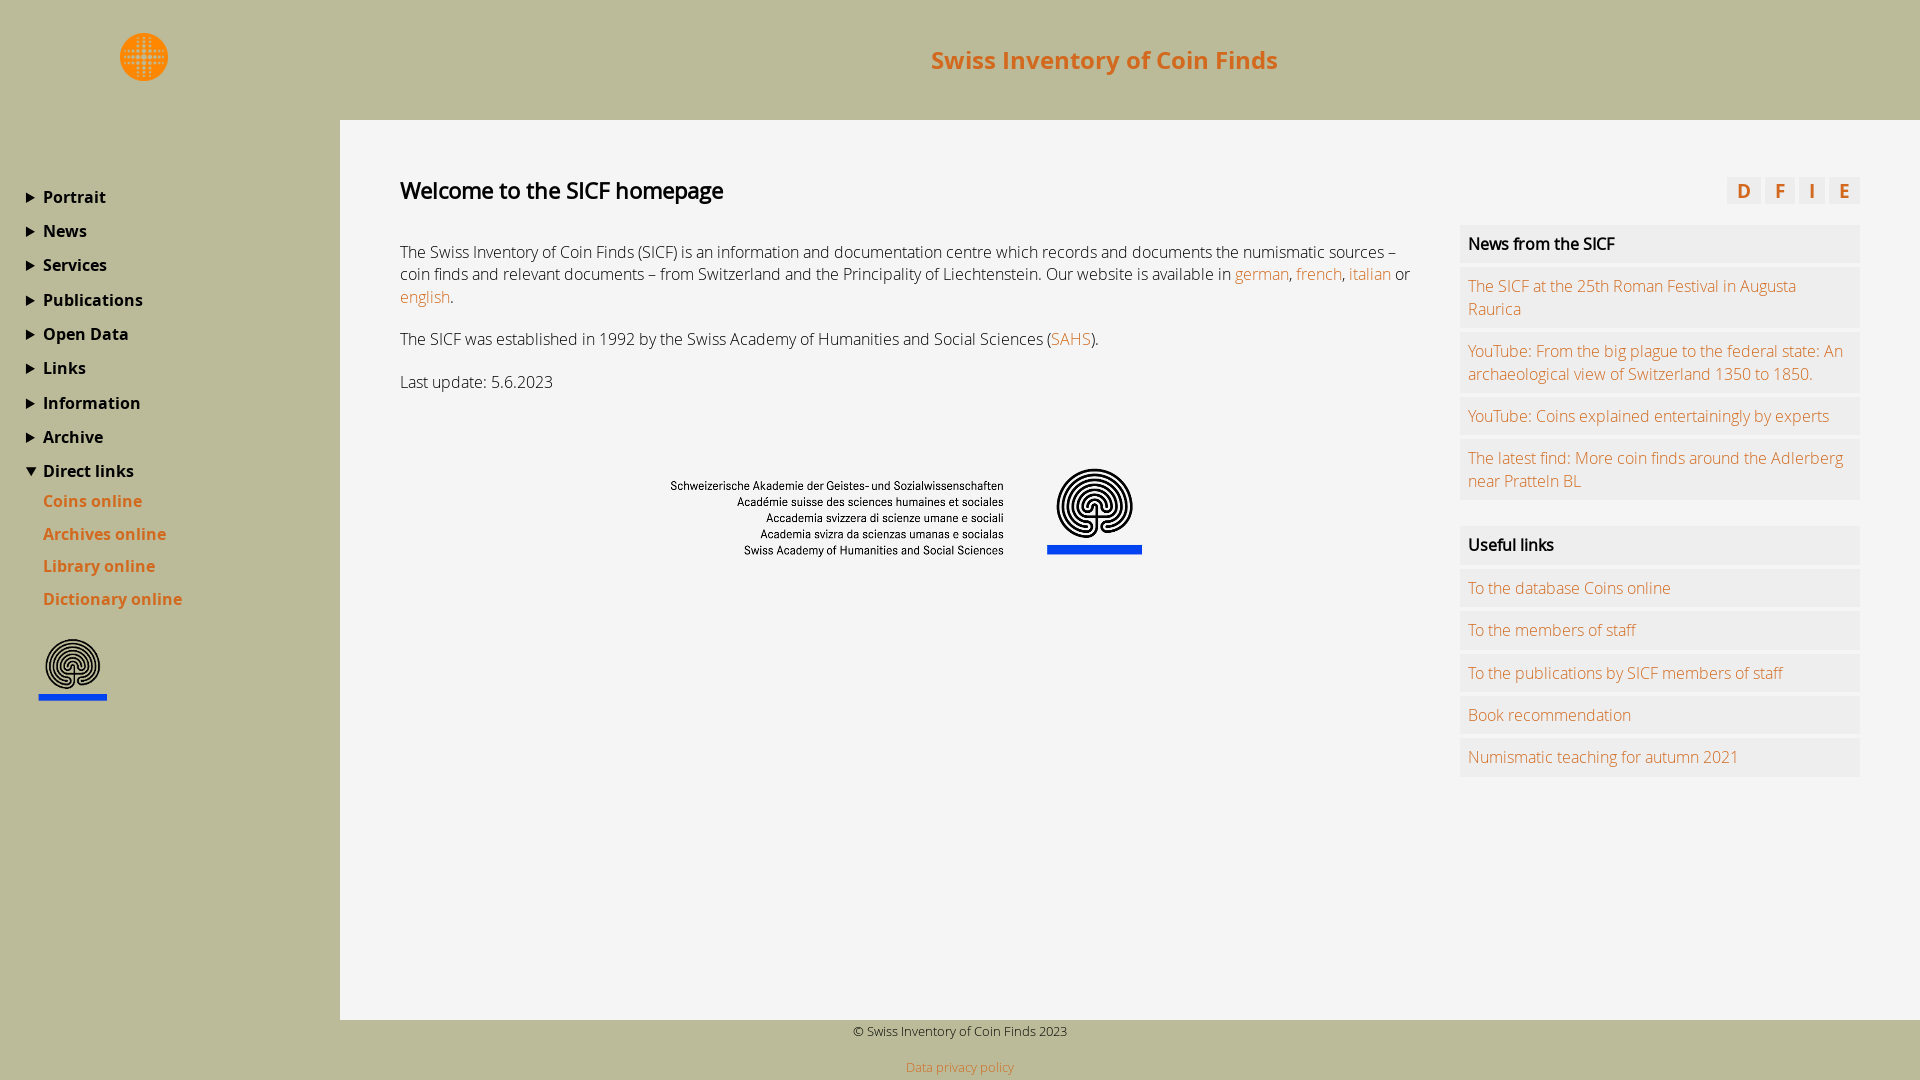 The height and width of the screenshot is (1080, 1920). Describe the element at coordinates (1548, 713) in the screenshot. I see `'Book recommendation'` at that location.